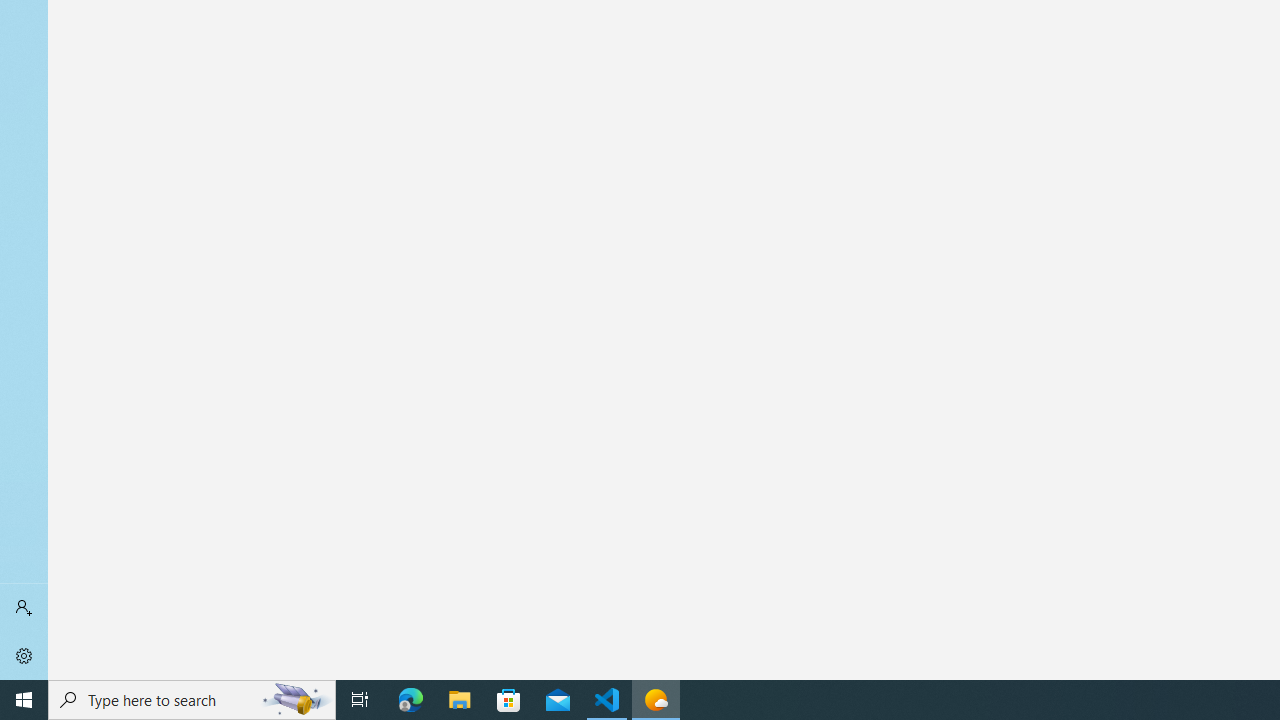 The height and width of the screenshot is (720, 1280). Describe the element at coordinates (192, 698) in the screenshot. I see `'Type here to search'` at that location.